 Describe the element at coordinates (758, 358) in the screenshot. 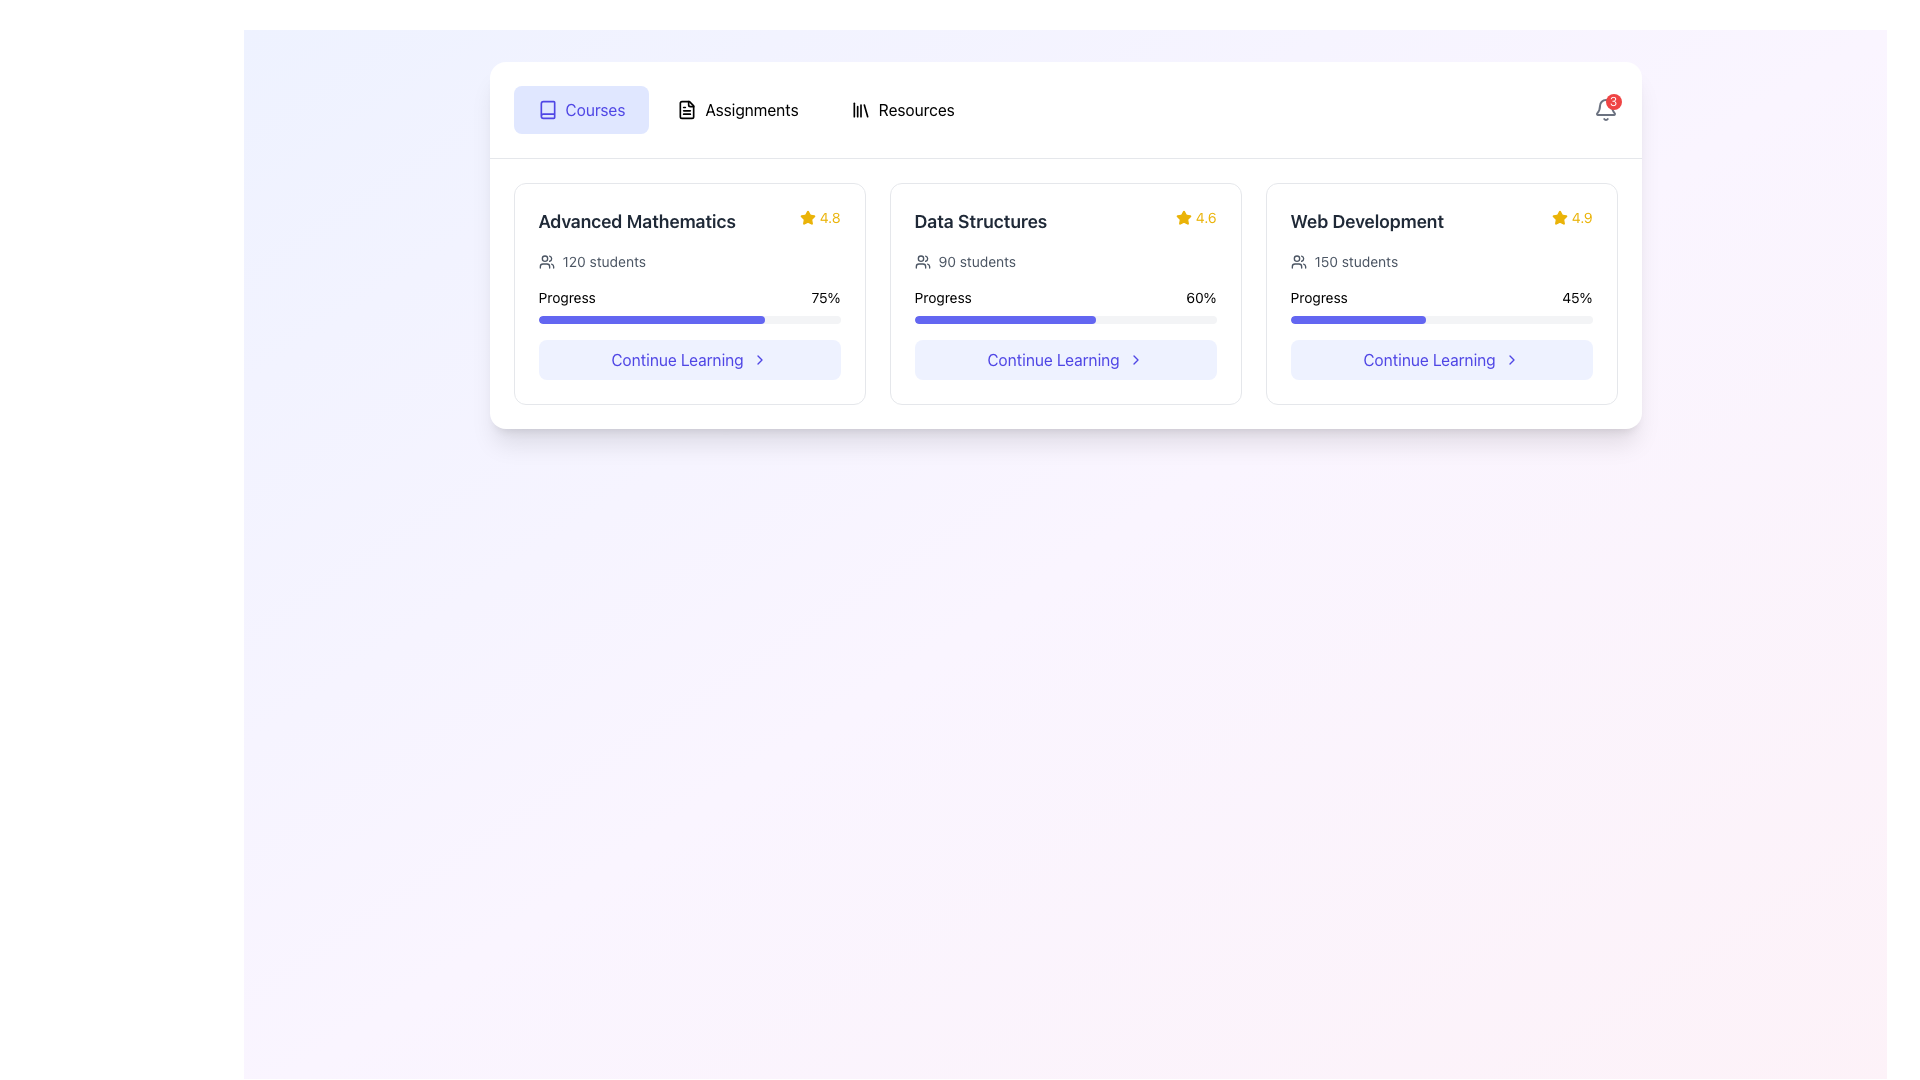

I see `the chevron icon located at the far-right end of the 'Continue Learning' button within the 'Advanced Mathematics' card` at that location.